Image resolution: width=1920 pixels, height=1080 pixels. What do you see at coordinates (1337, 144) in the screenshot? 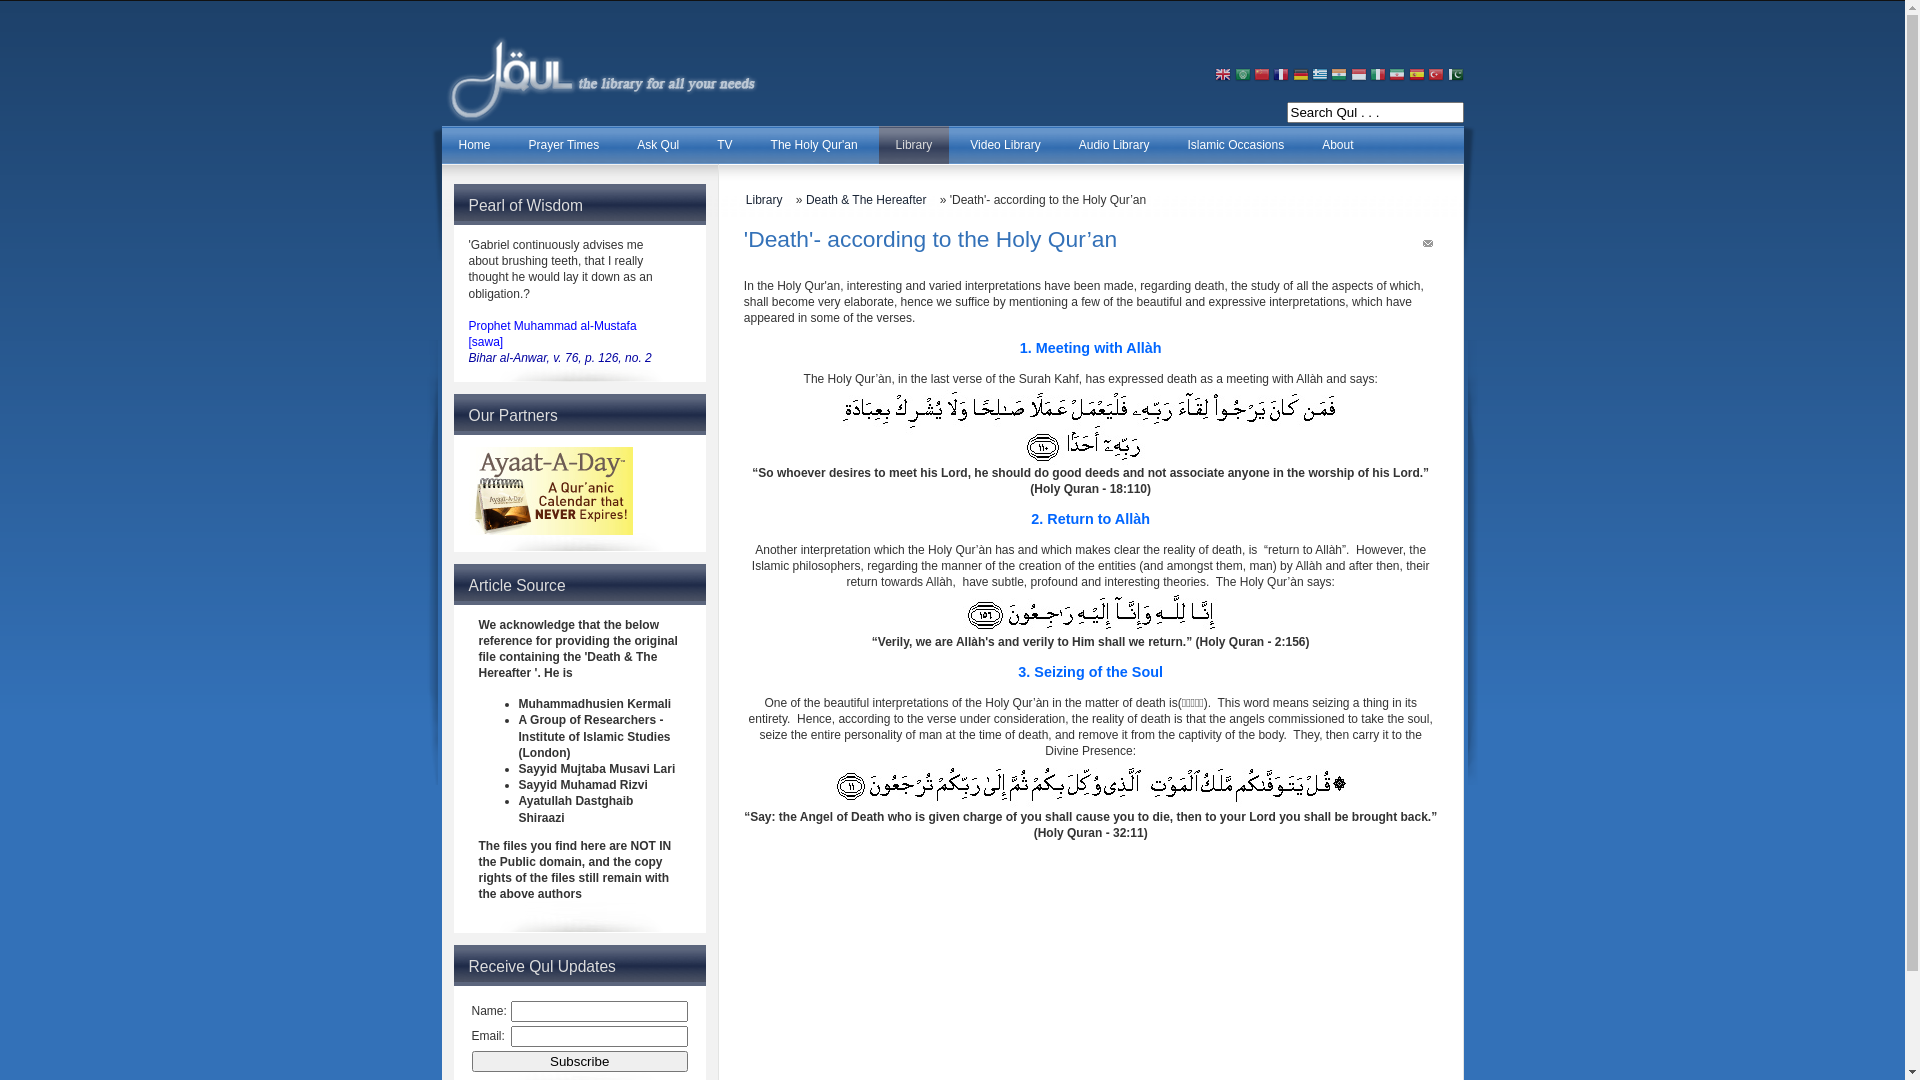
I see `'About'` at bounding box center [1337, 144].